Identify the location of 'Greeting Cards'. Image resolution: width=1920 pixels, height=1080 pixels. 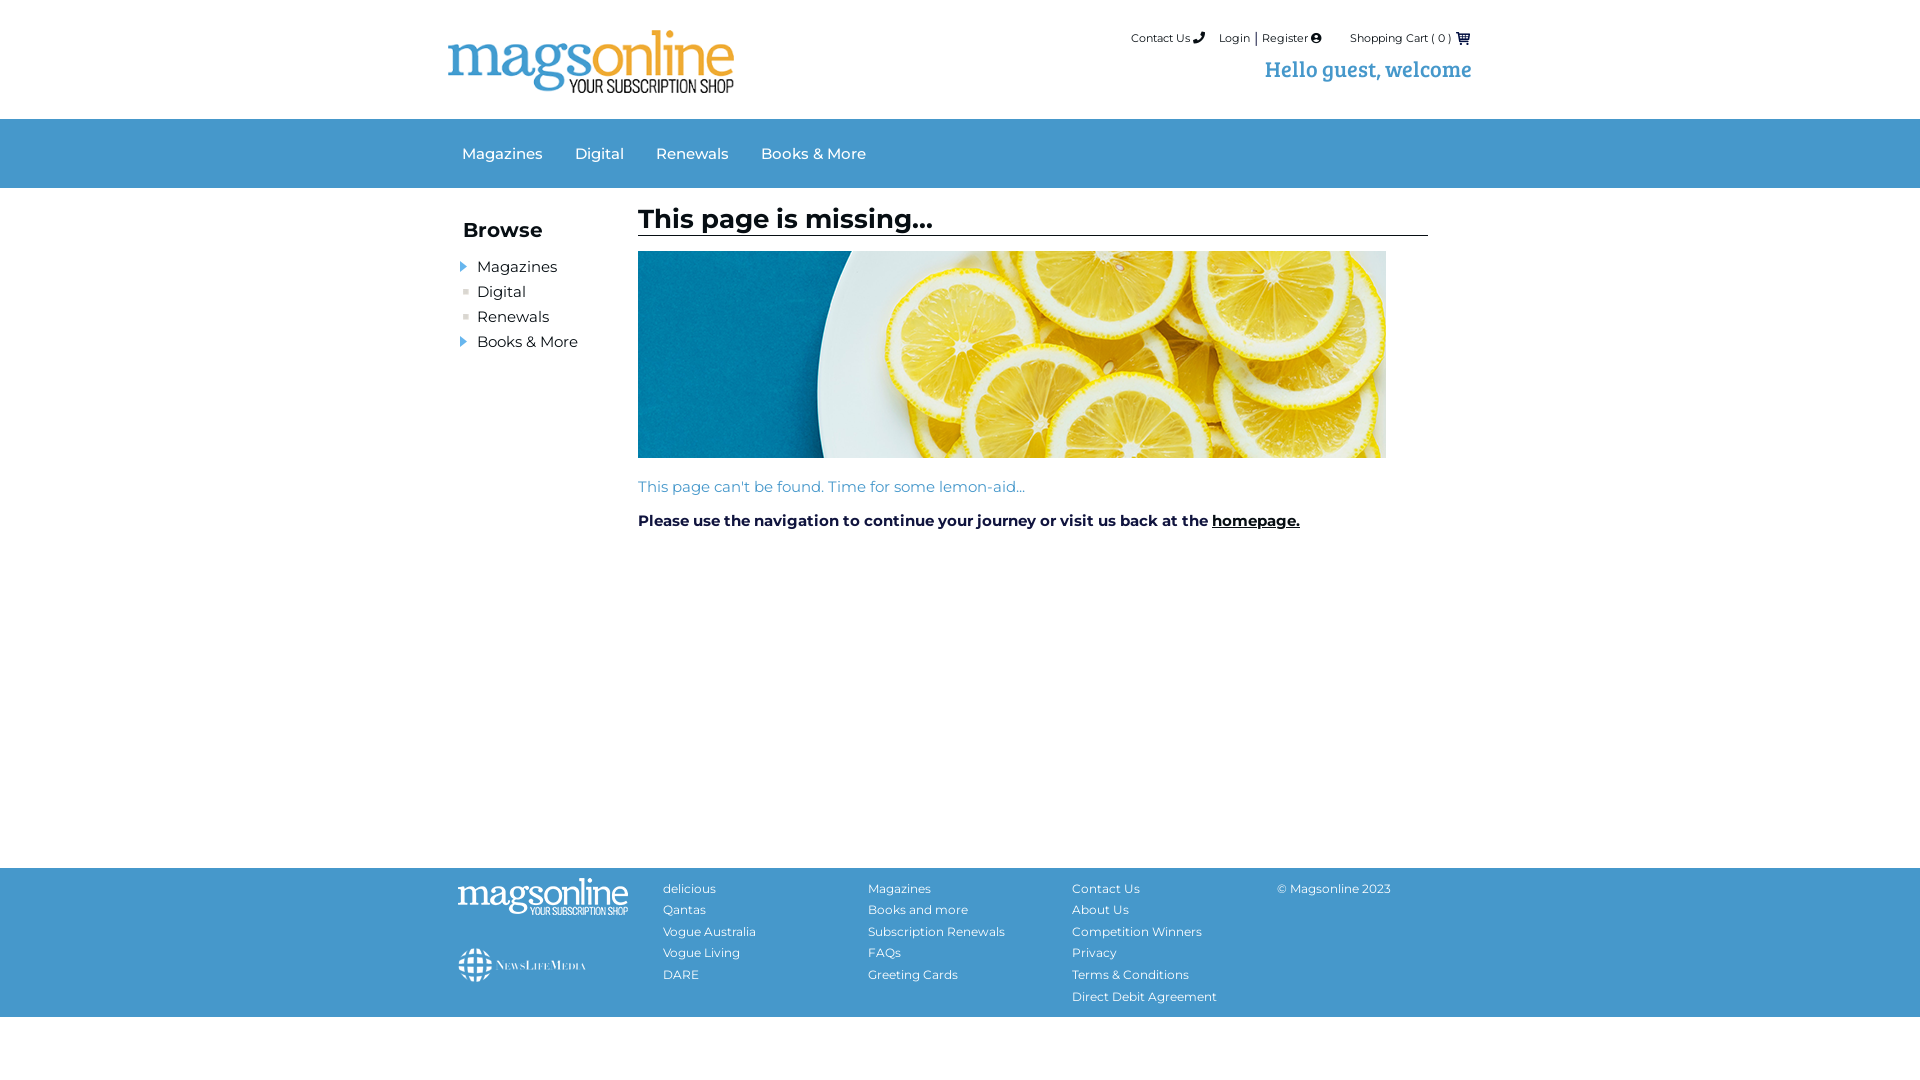
(911, 973).